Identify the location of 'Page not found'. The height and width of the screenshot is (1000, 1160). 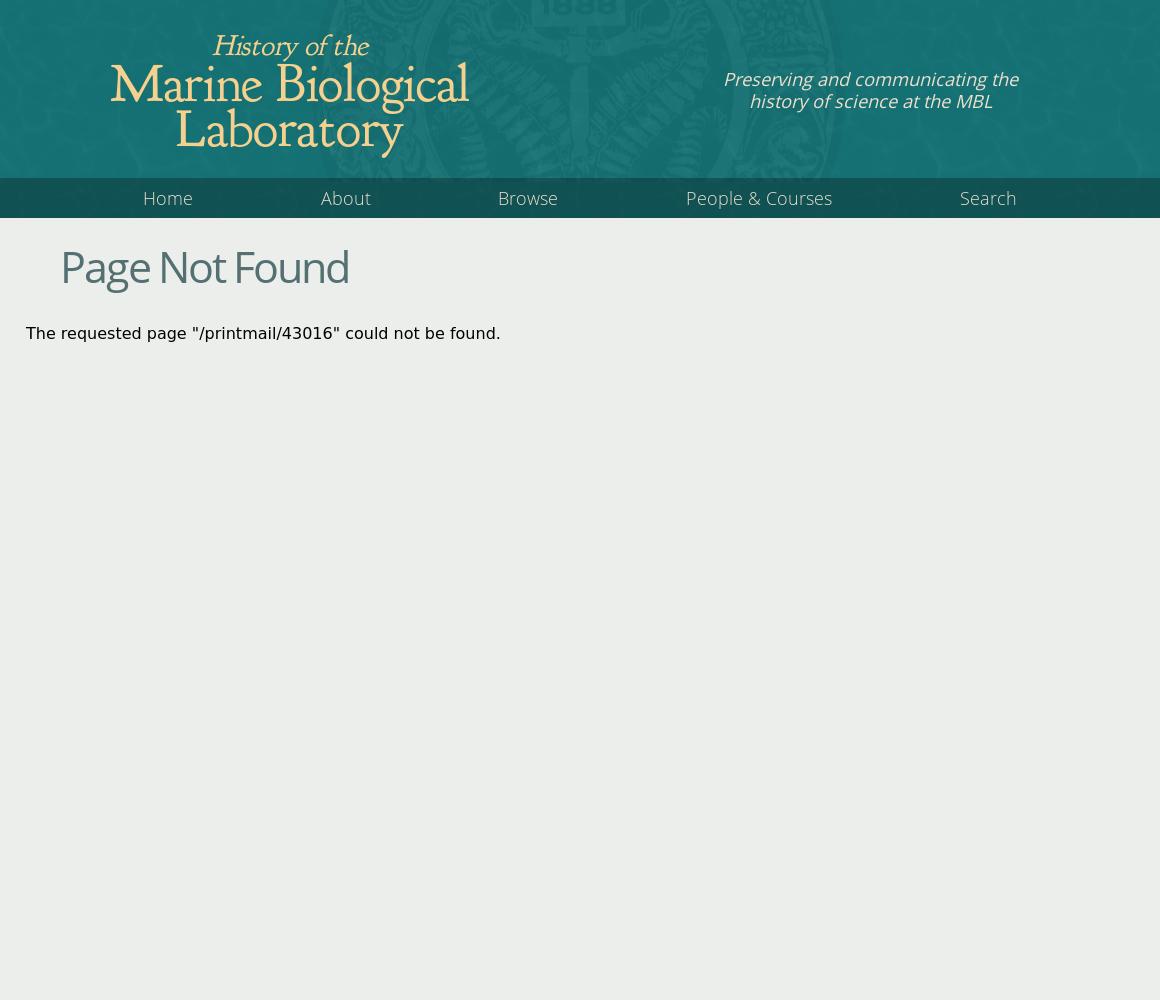
(203, 266).